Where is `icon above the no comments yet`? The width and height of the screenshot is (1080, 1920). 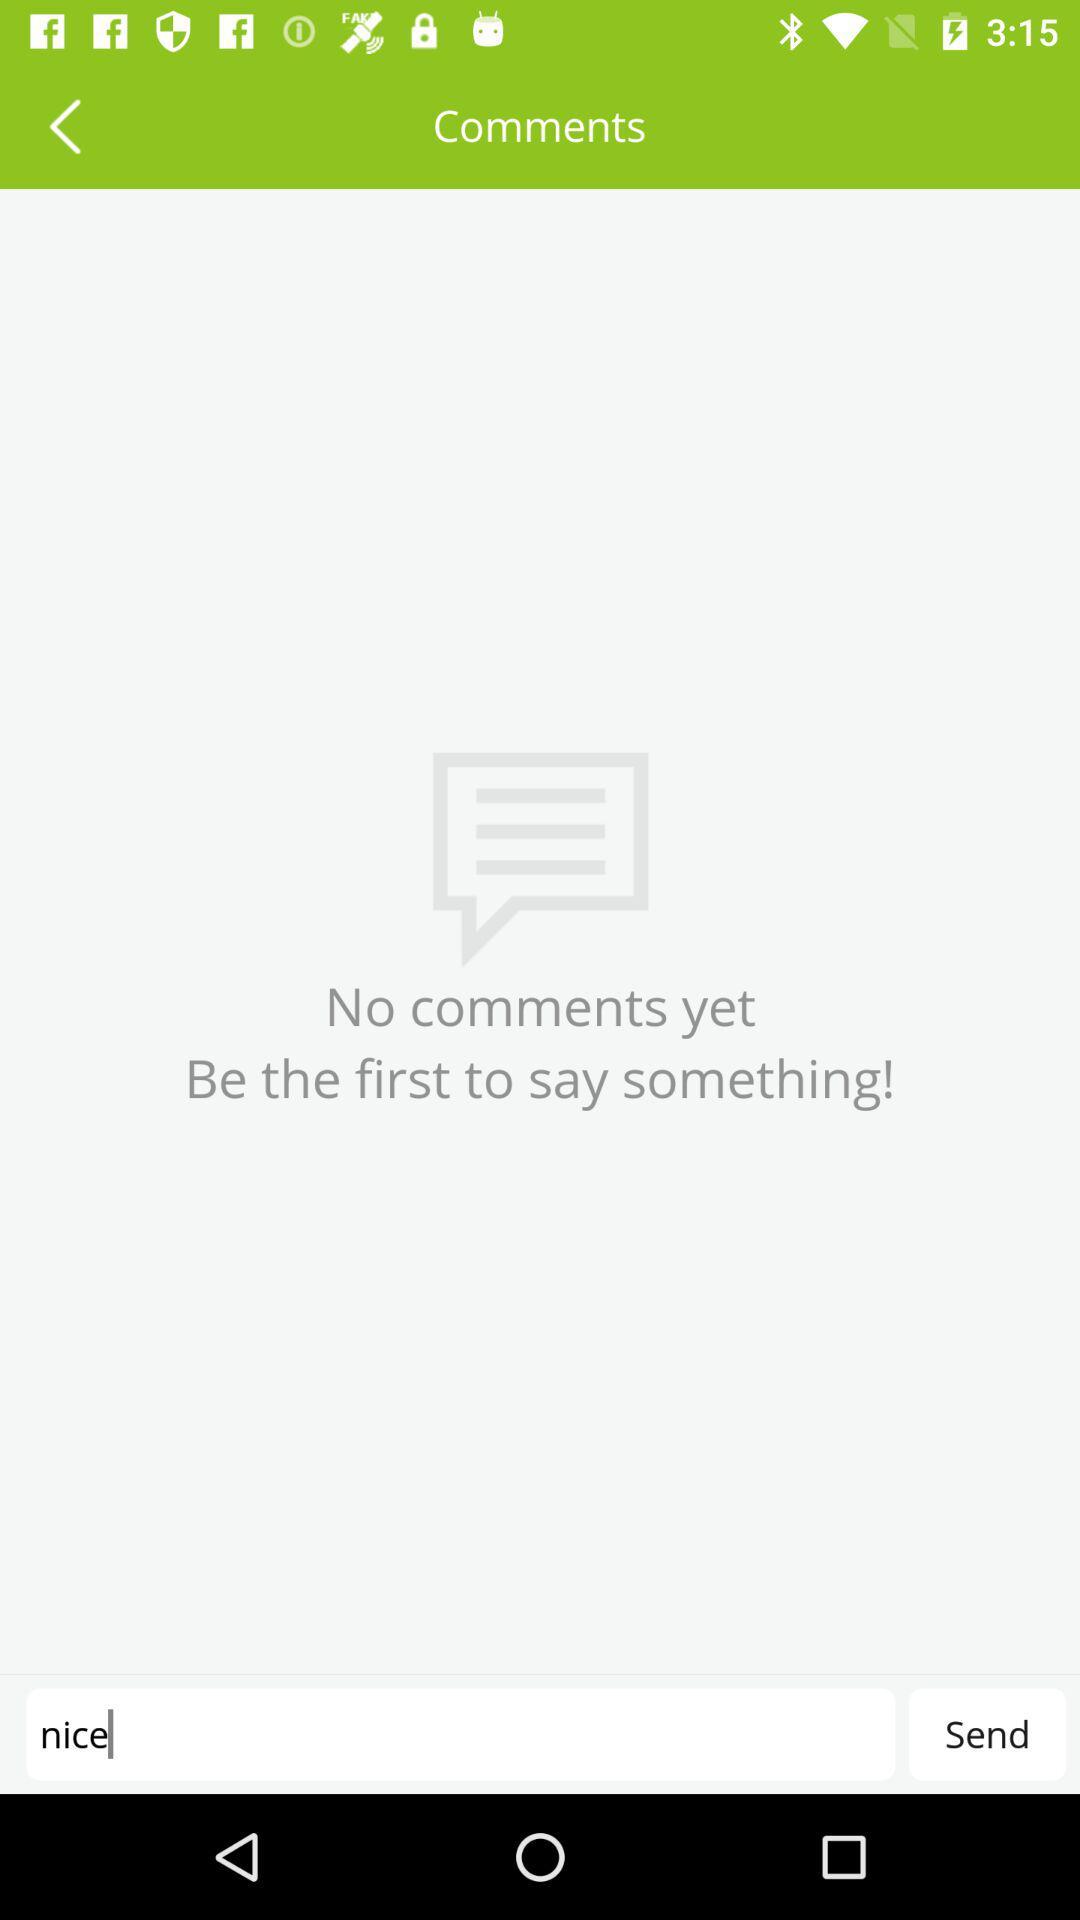 icon above the no comments yet is located at coordinates (63, 124).